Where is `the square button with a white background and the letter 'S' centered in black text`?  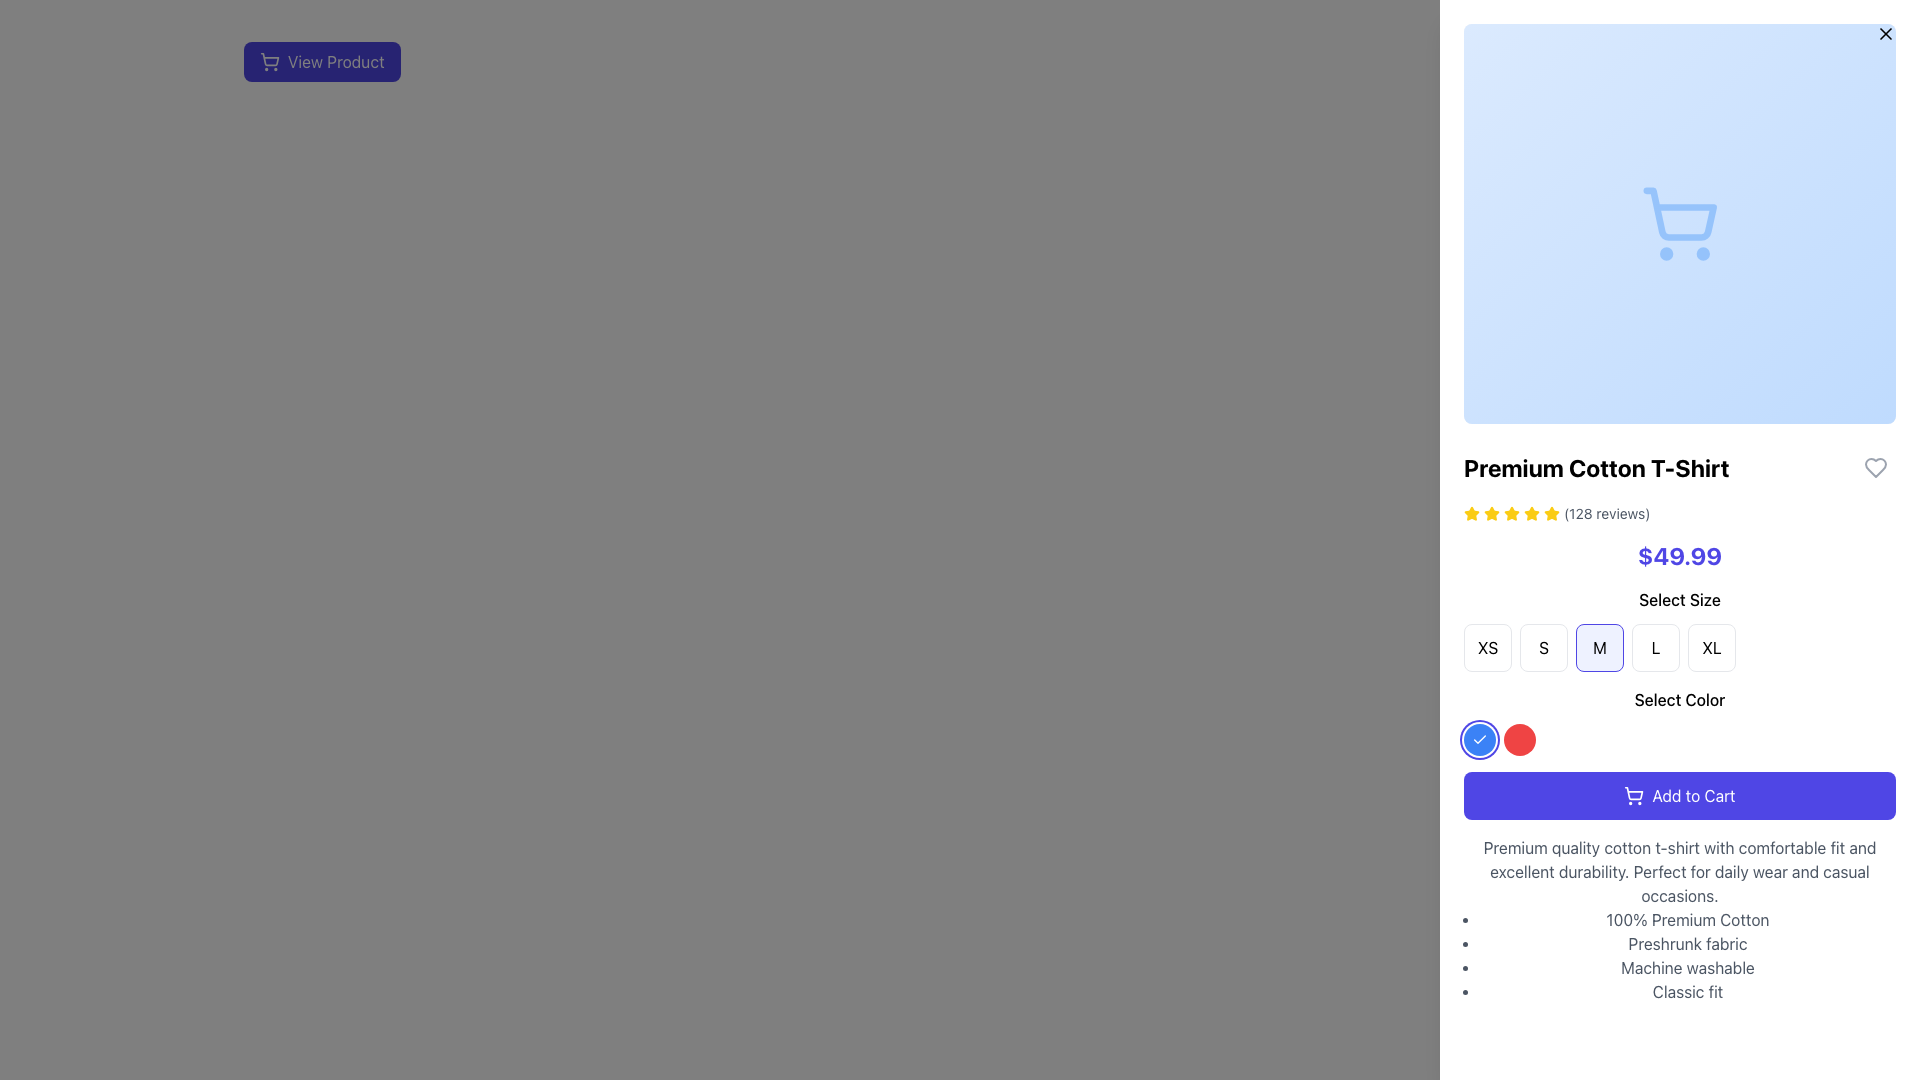 the square button with a white background and the letter 'S' centered in black text is located at coordinates (1543, 648).